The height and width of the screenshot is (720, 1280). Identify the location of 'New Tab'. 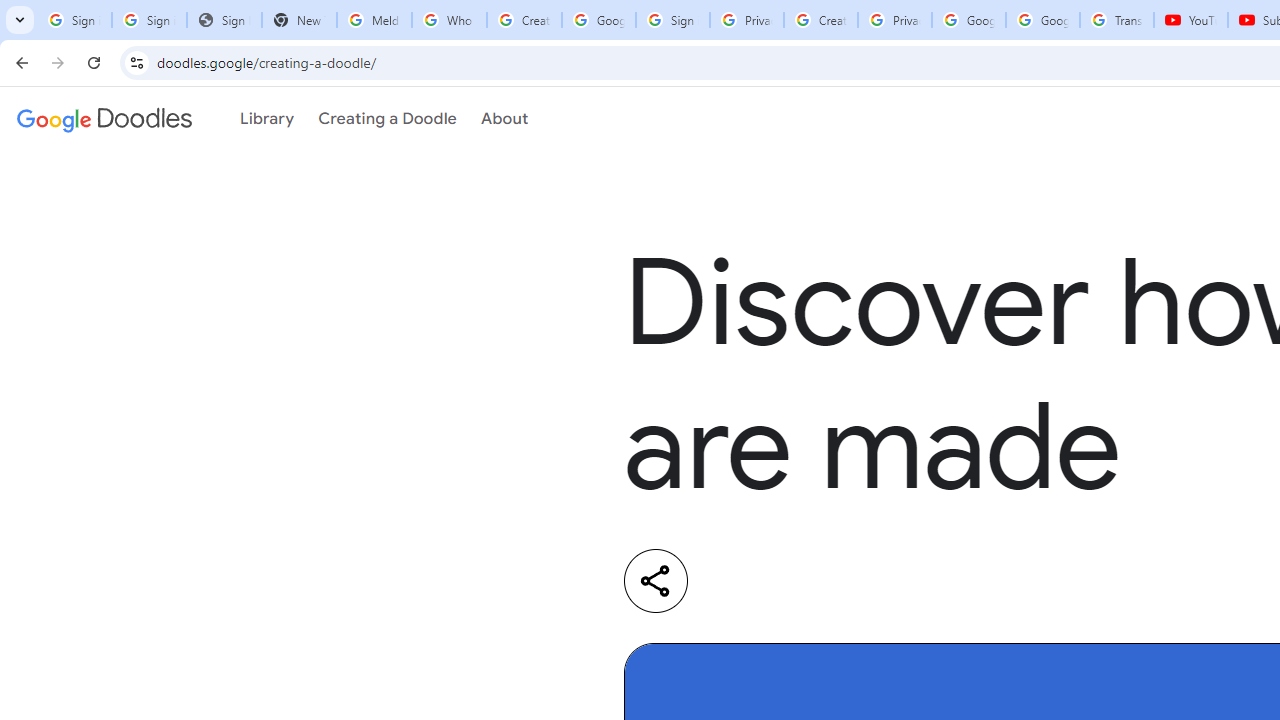
(298, 20).